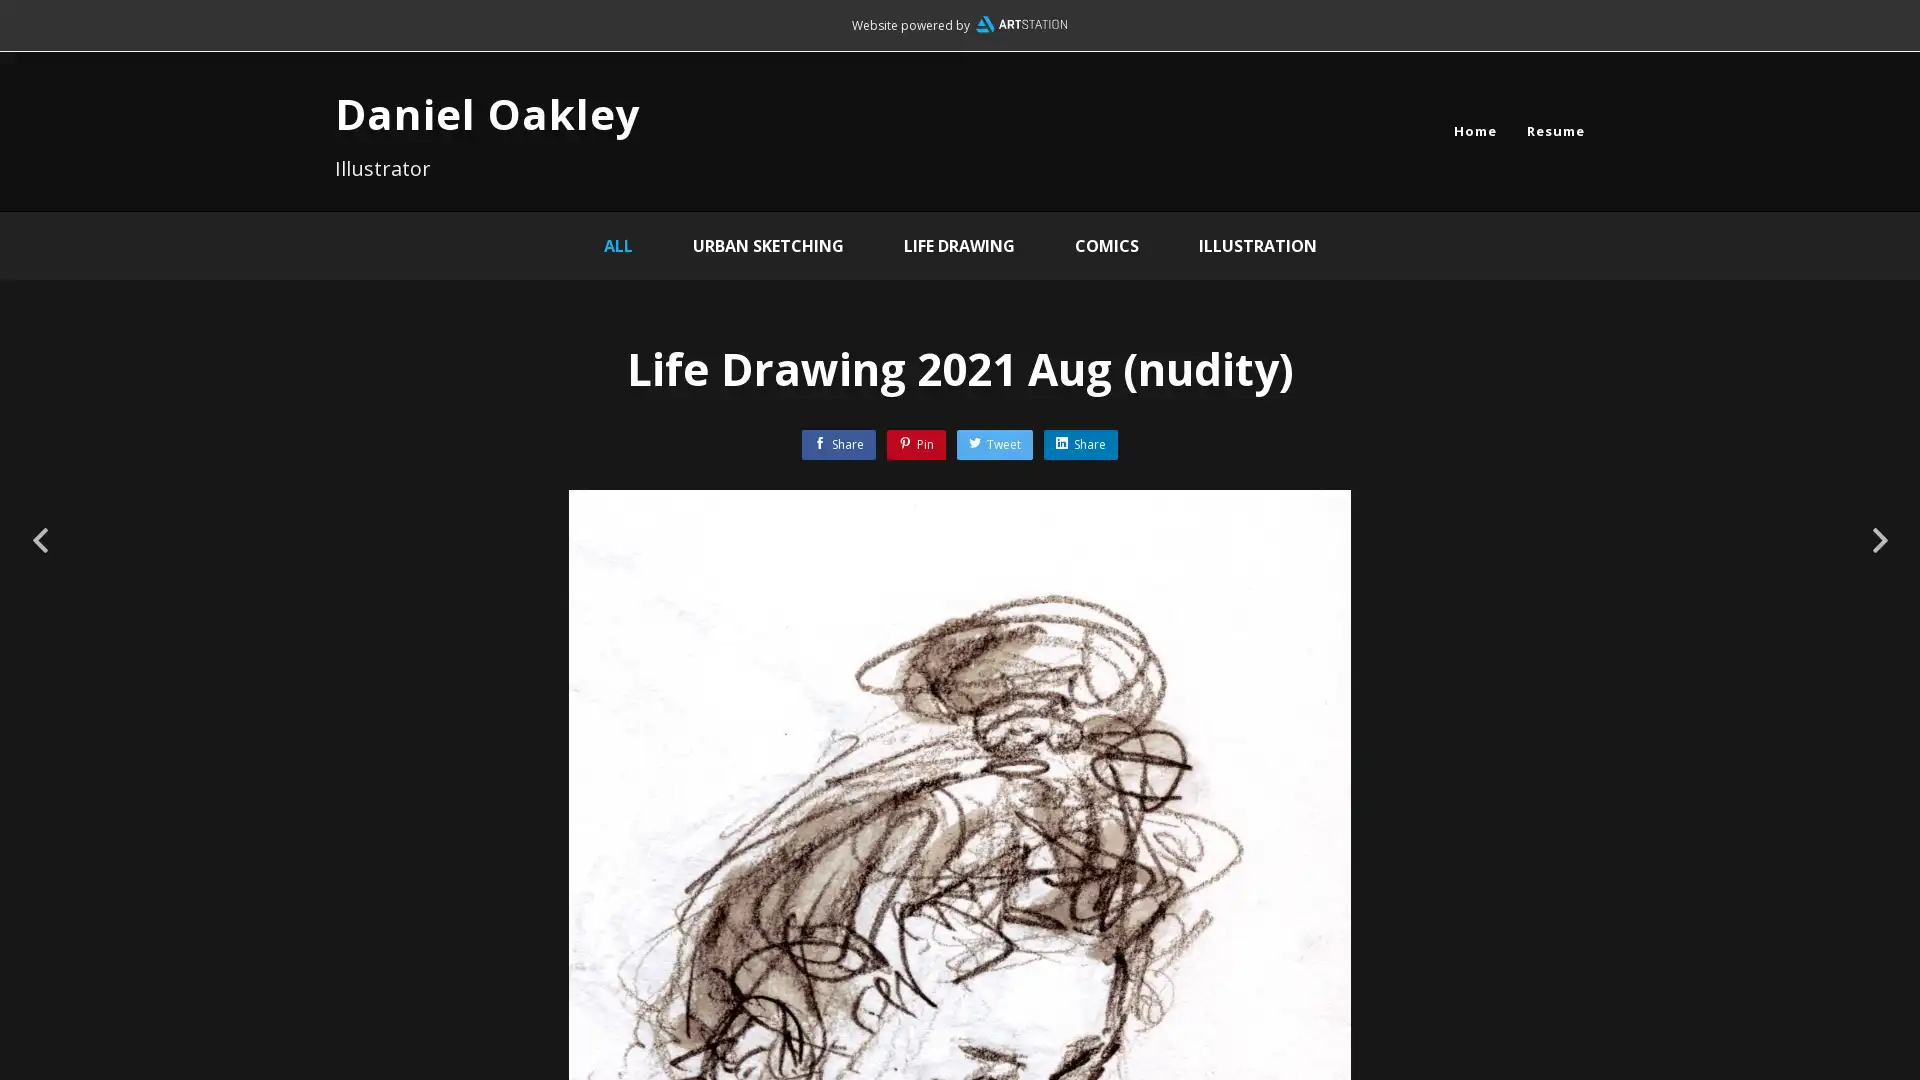  Describe the element at coordinates (839, 443) in the screenshot. I see `Share` at that location.